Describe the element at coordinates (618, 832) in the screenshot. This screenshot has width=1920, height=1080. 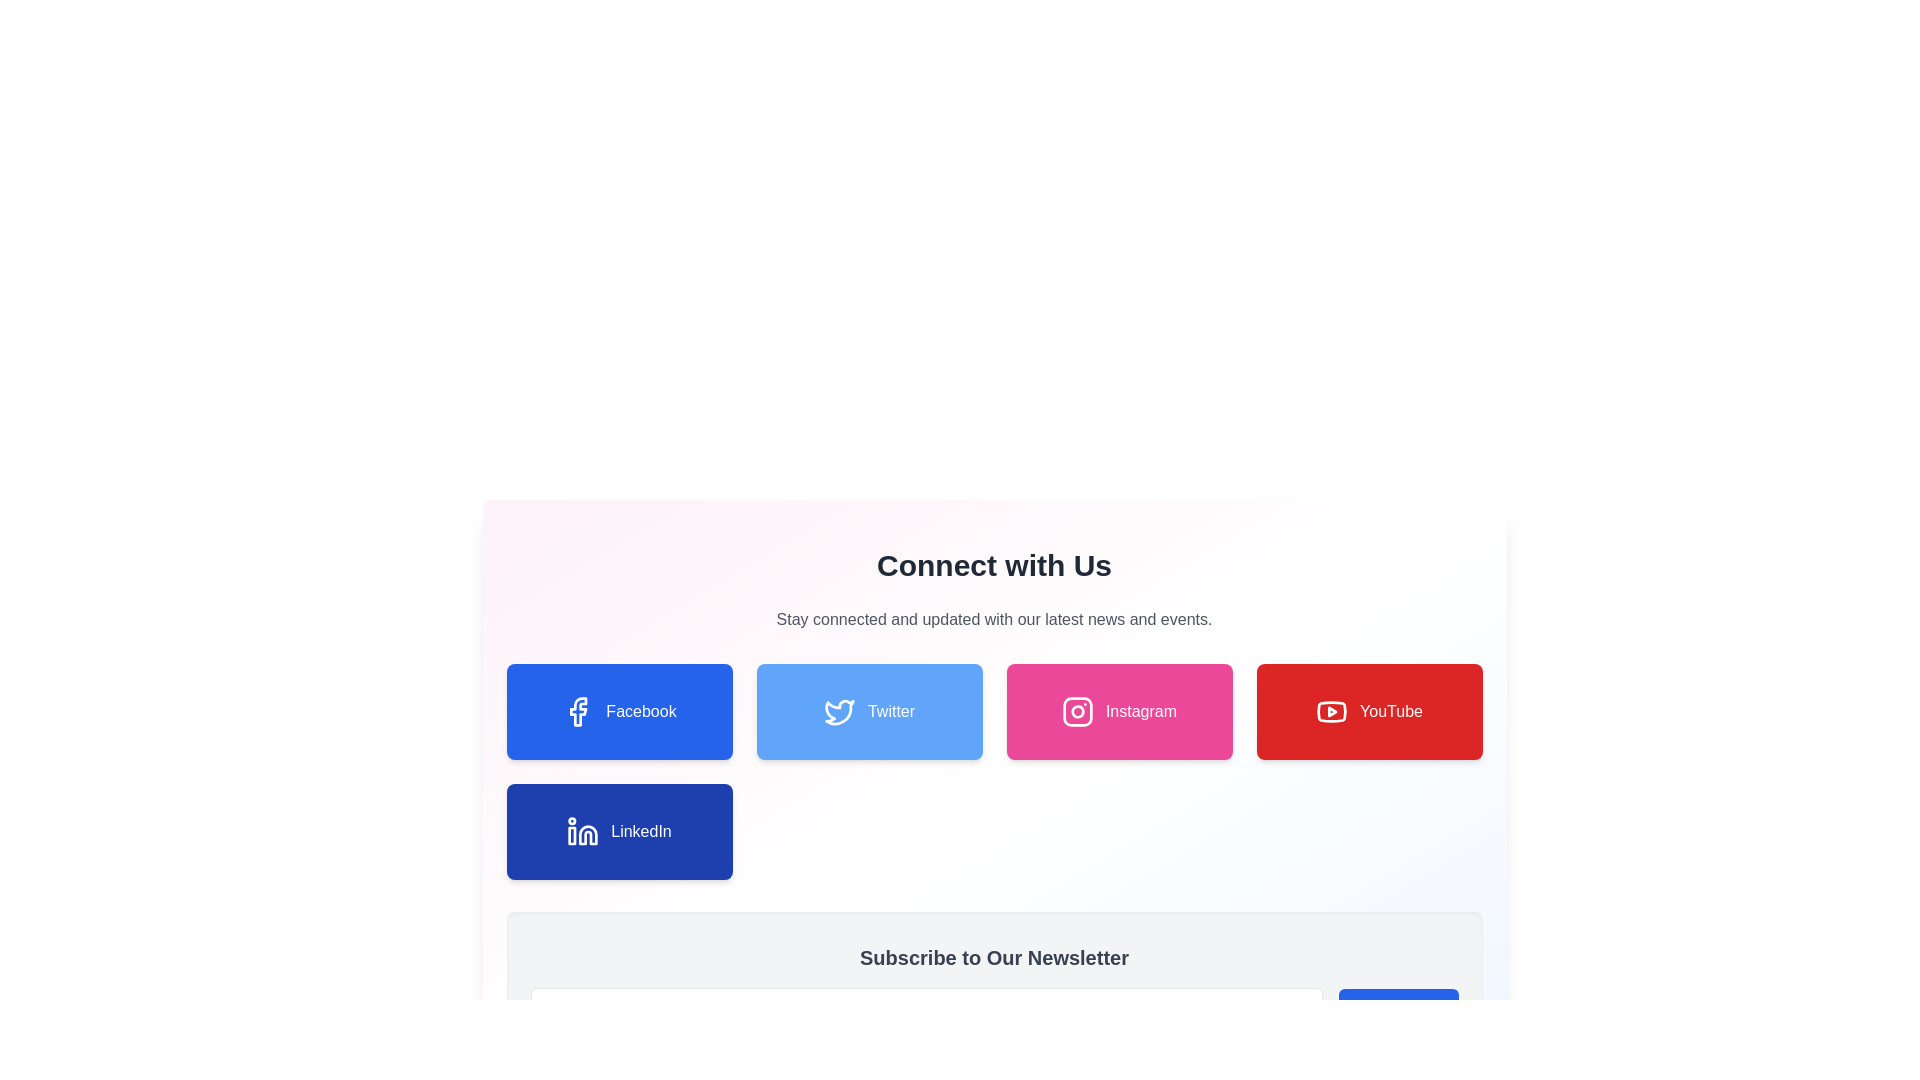
I see `the Interactive button labeled 'LinkedIn' with a blue background and a white LinkedIn logo` at that location.